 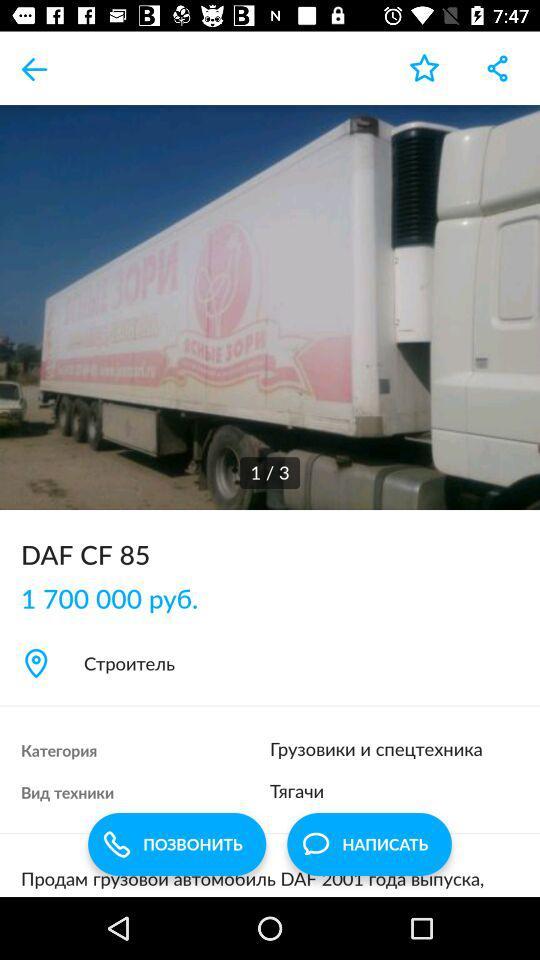 I want to click on the text placed below daf cf 85, so click(x=119, y=597).